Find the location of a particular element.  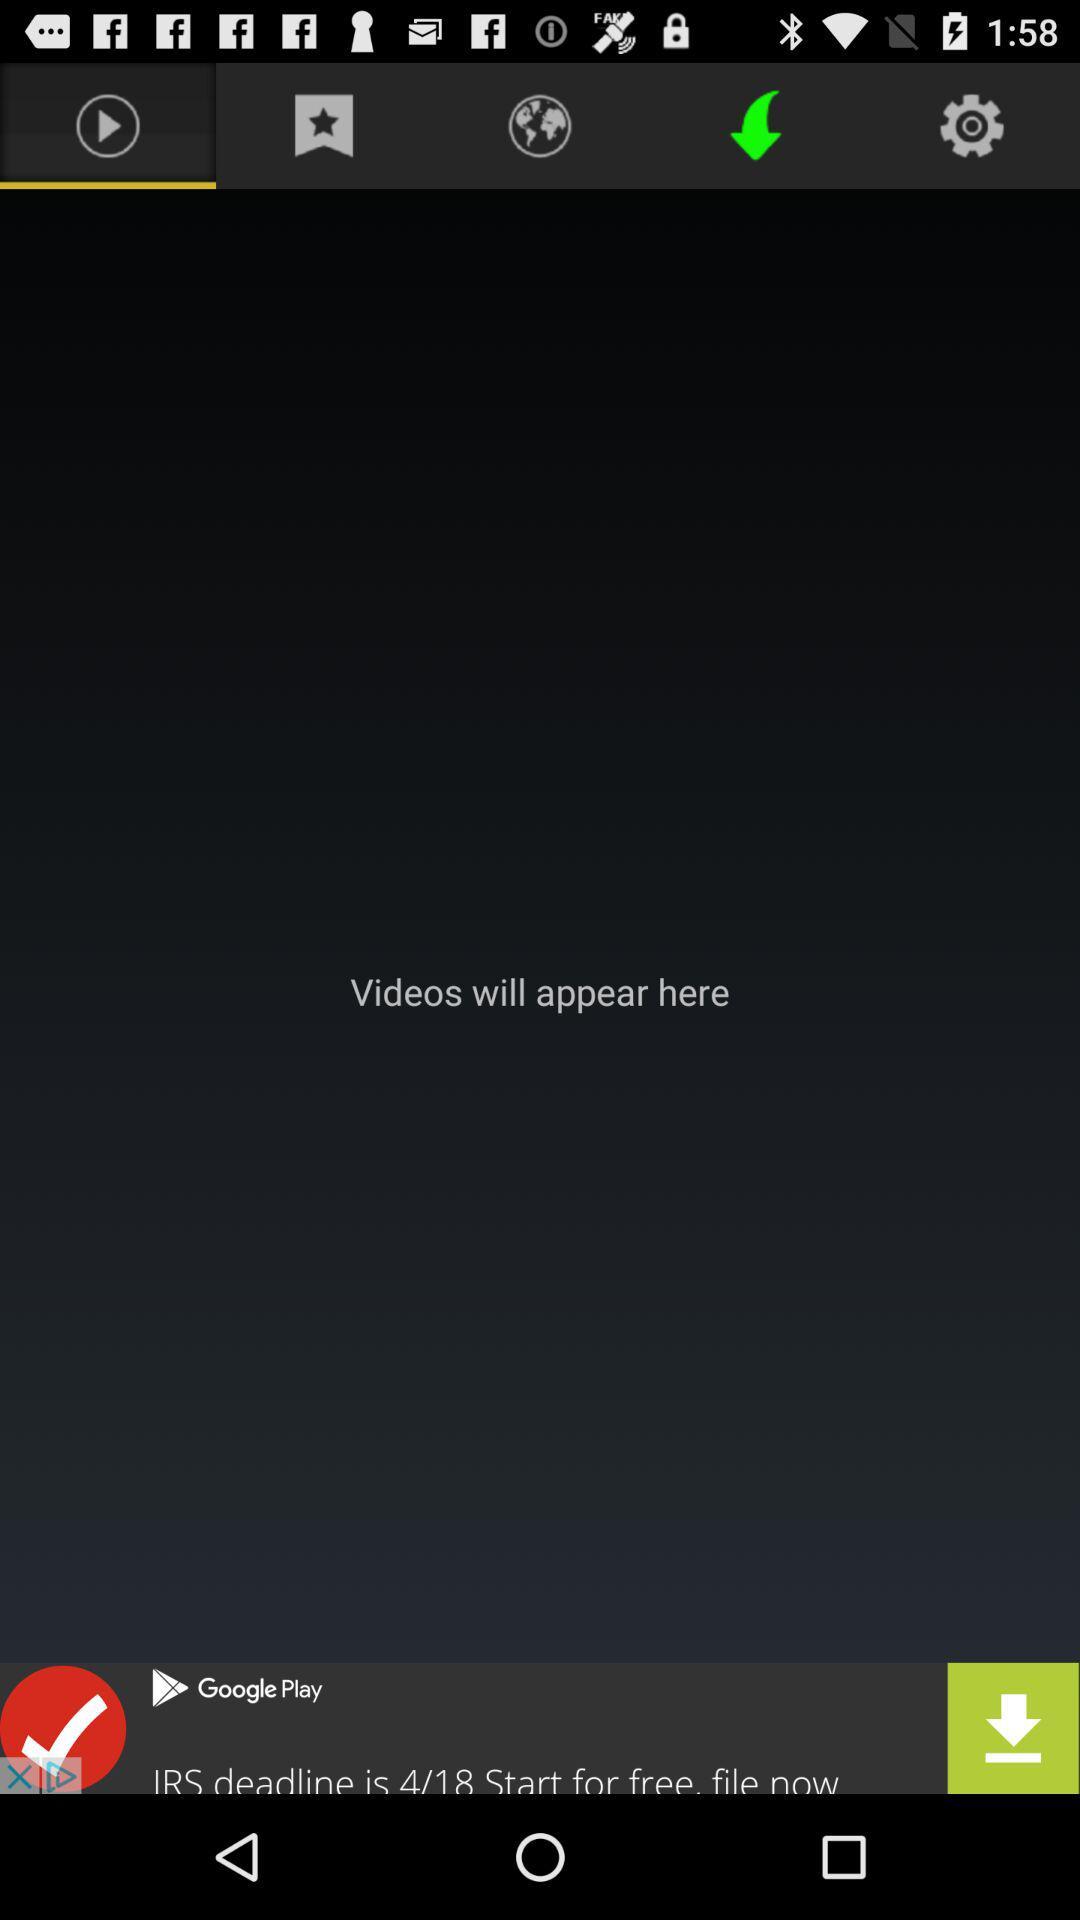

advertisement is located at coordinates (540, 1727).